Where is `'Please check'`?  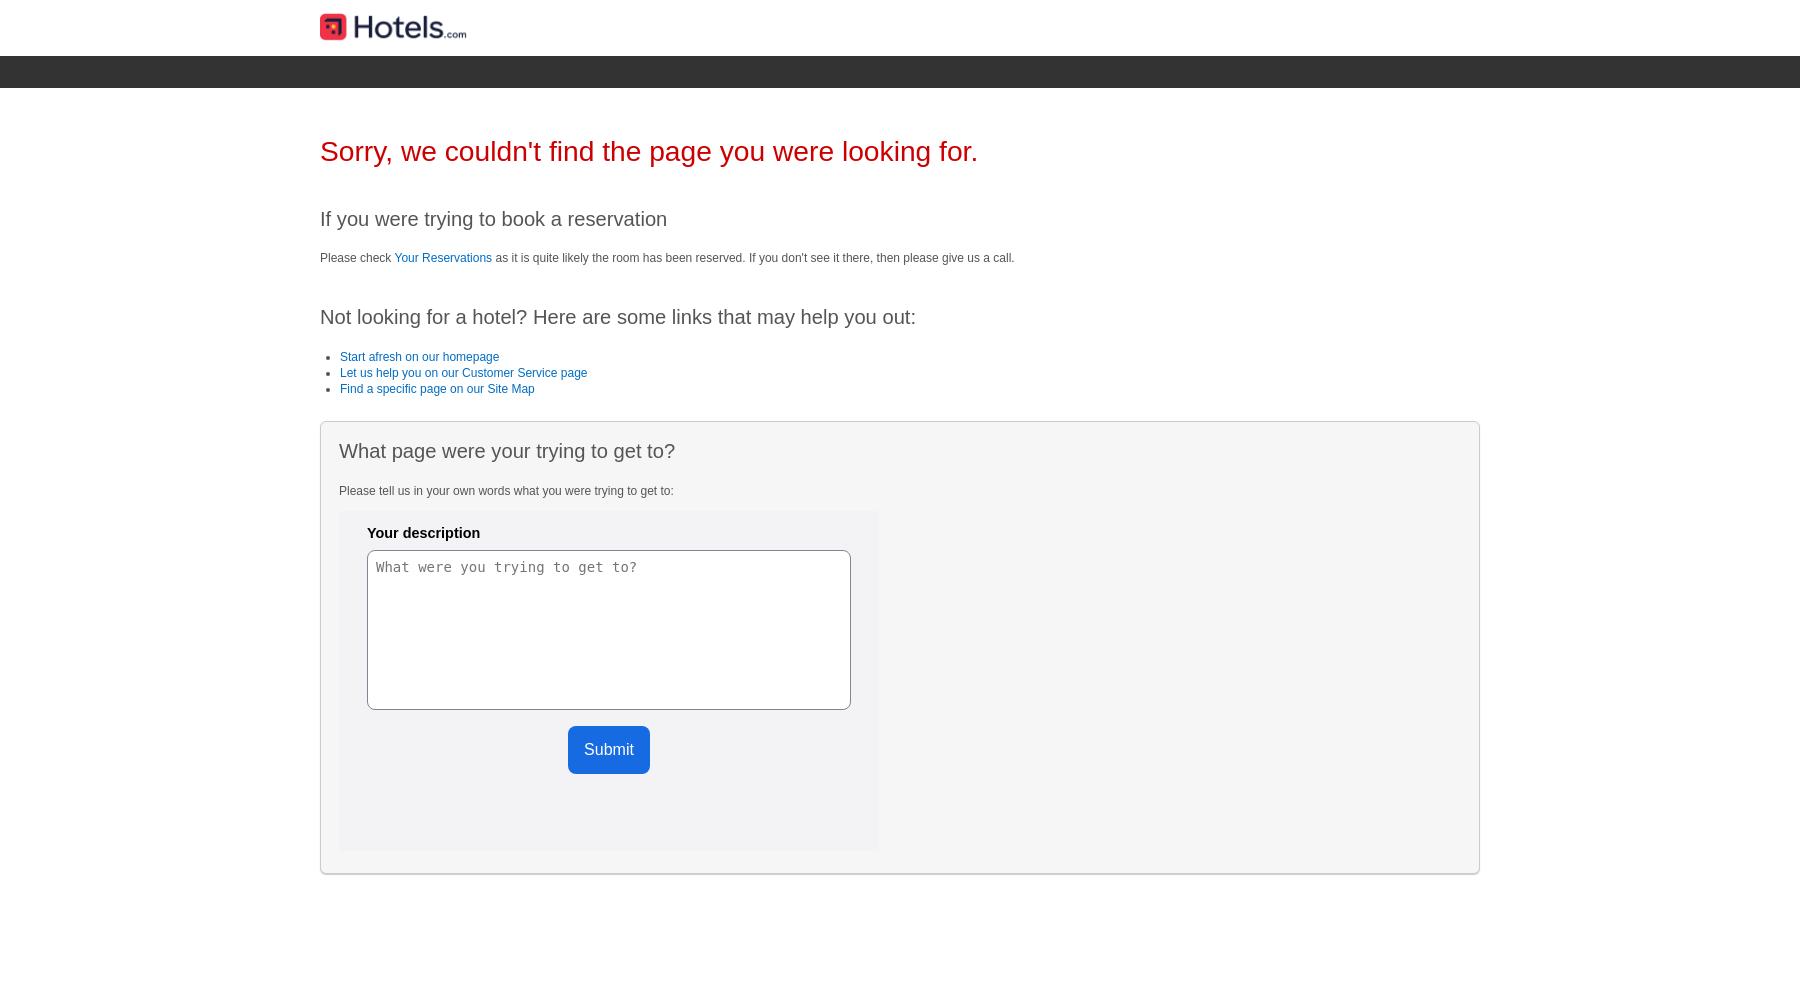
'Please check' is located at coordinates (356, 257).